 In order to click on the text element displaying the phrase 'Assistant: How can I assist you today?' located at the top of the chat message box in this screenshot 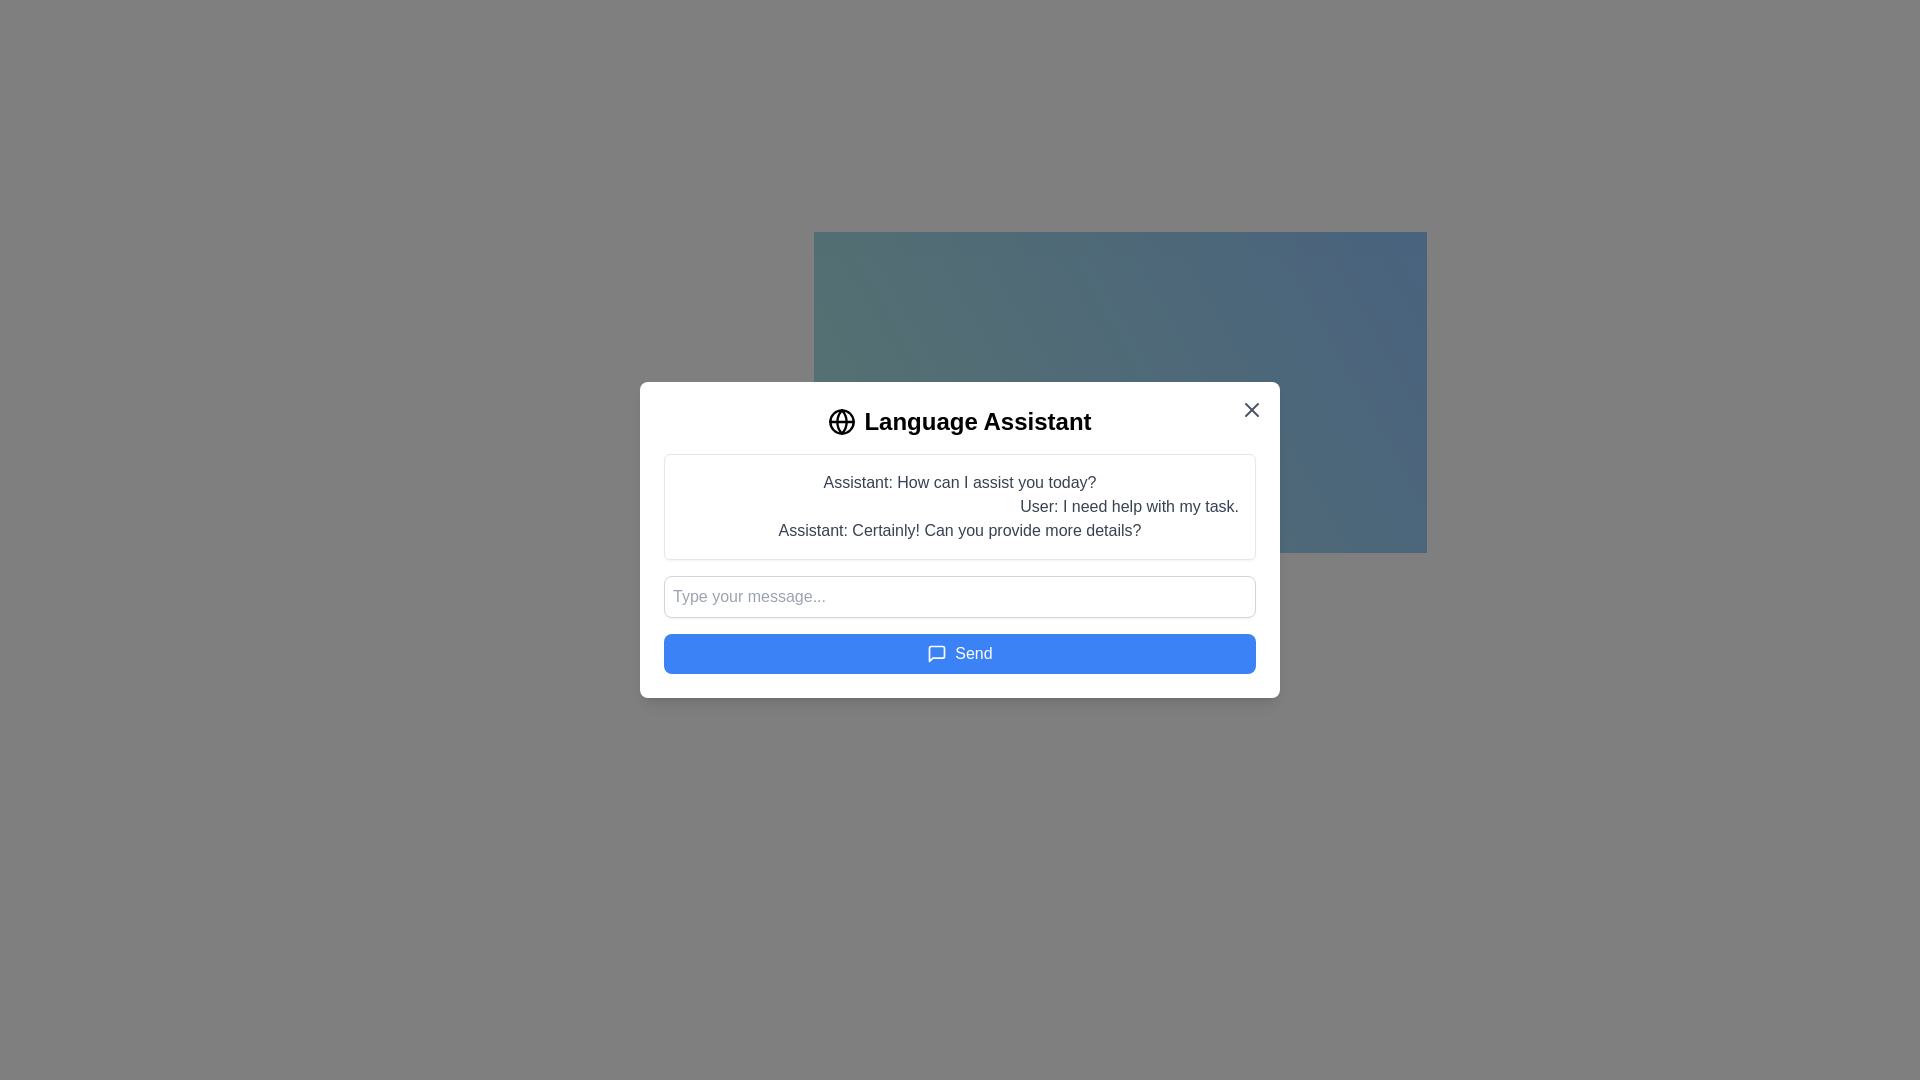, I will do `click(960, 482)`.